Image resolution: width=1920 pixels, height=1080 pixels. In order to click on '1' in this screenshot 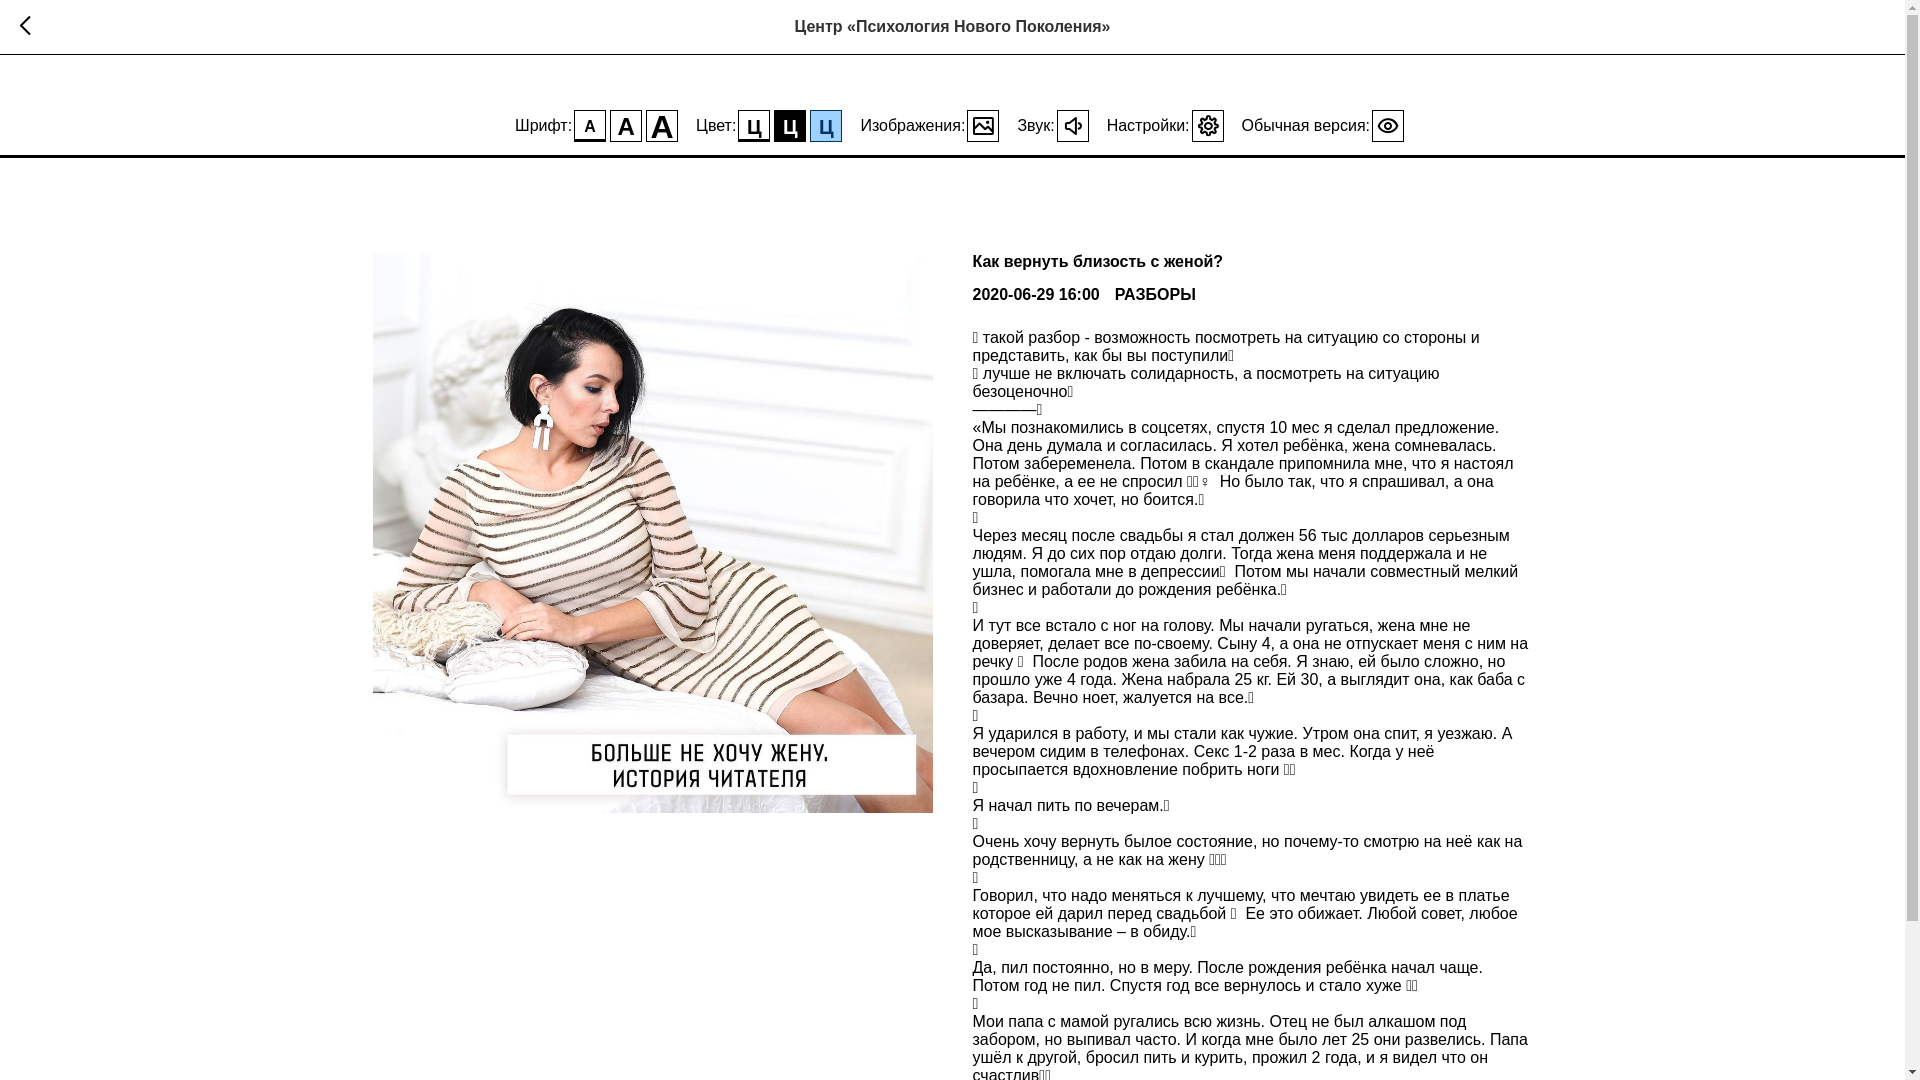, I will do `click(983, 126)`.